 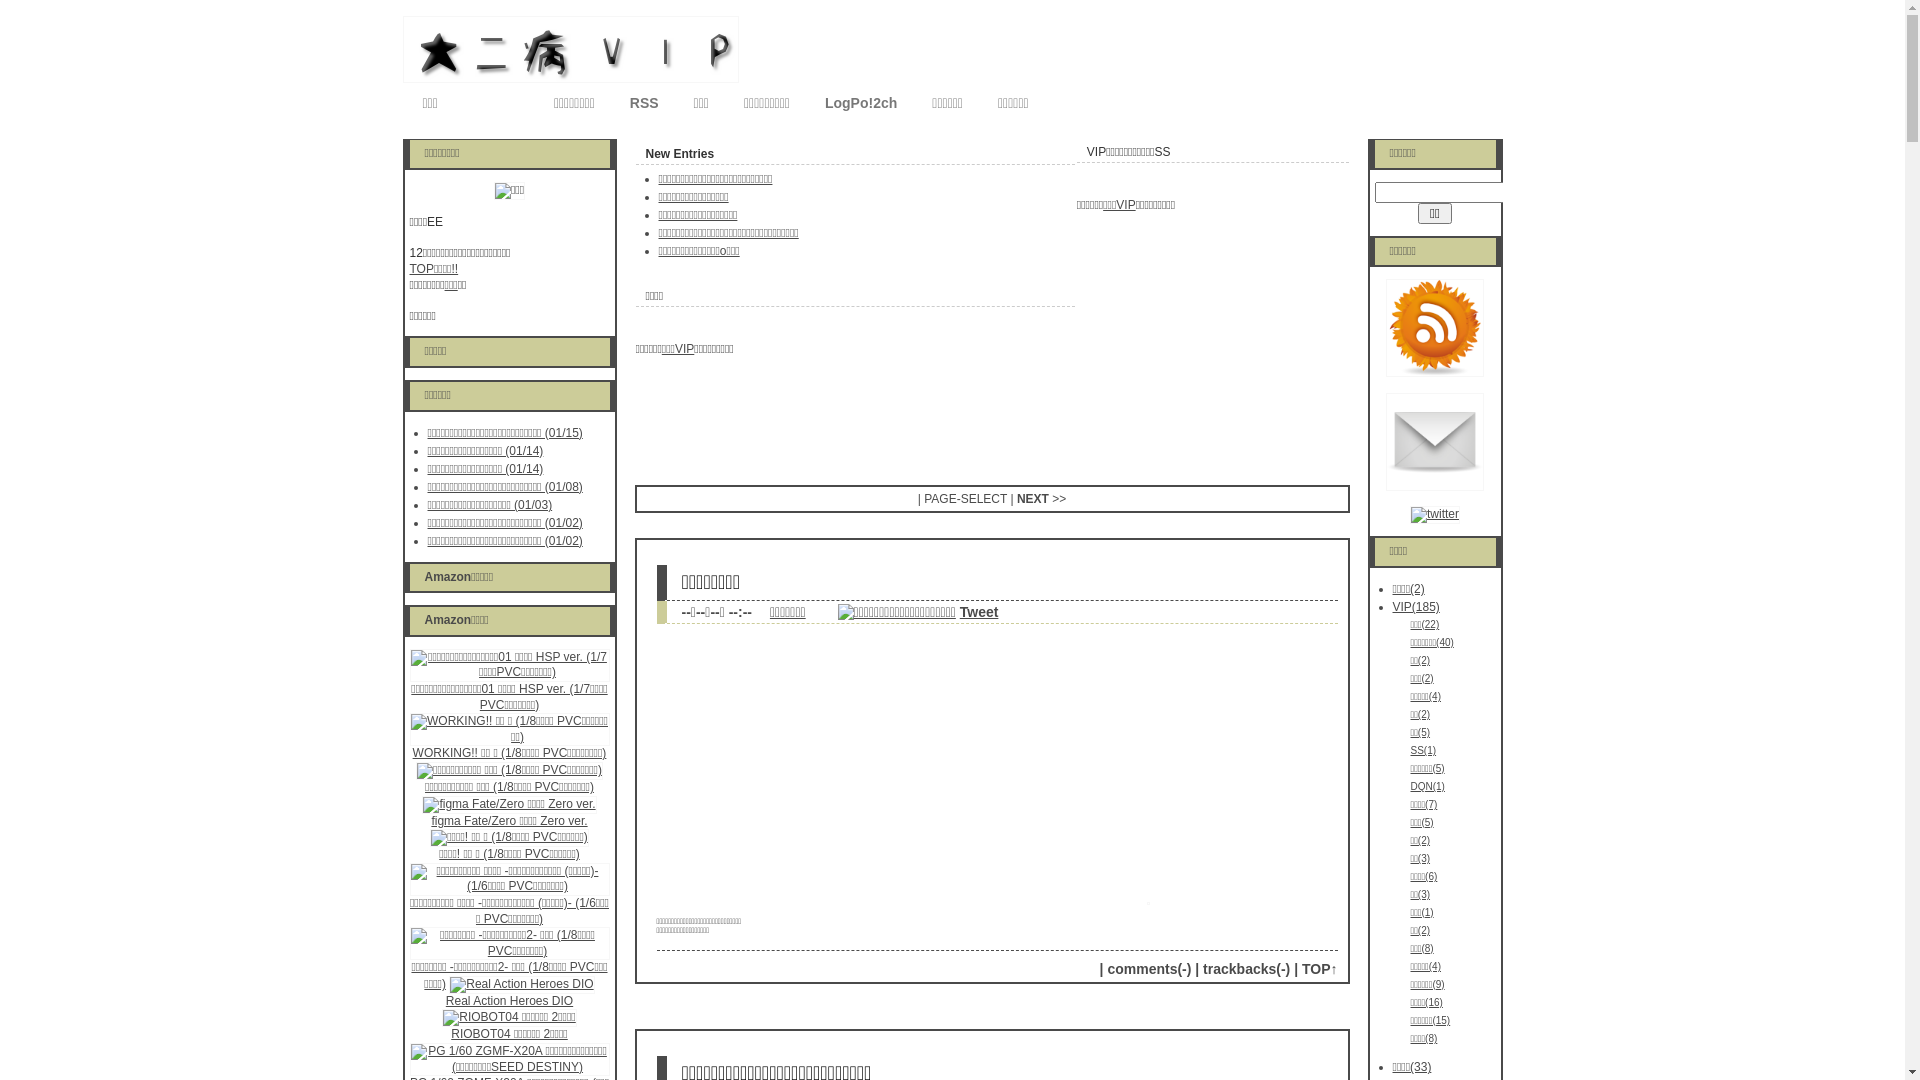 What do you see at coordinates (1414, 605) in the screenshot?
I see `'VIP(185)'` at bounding box center [1414, 605].